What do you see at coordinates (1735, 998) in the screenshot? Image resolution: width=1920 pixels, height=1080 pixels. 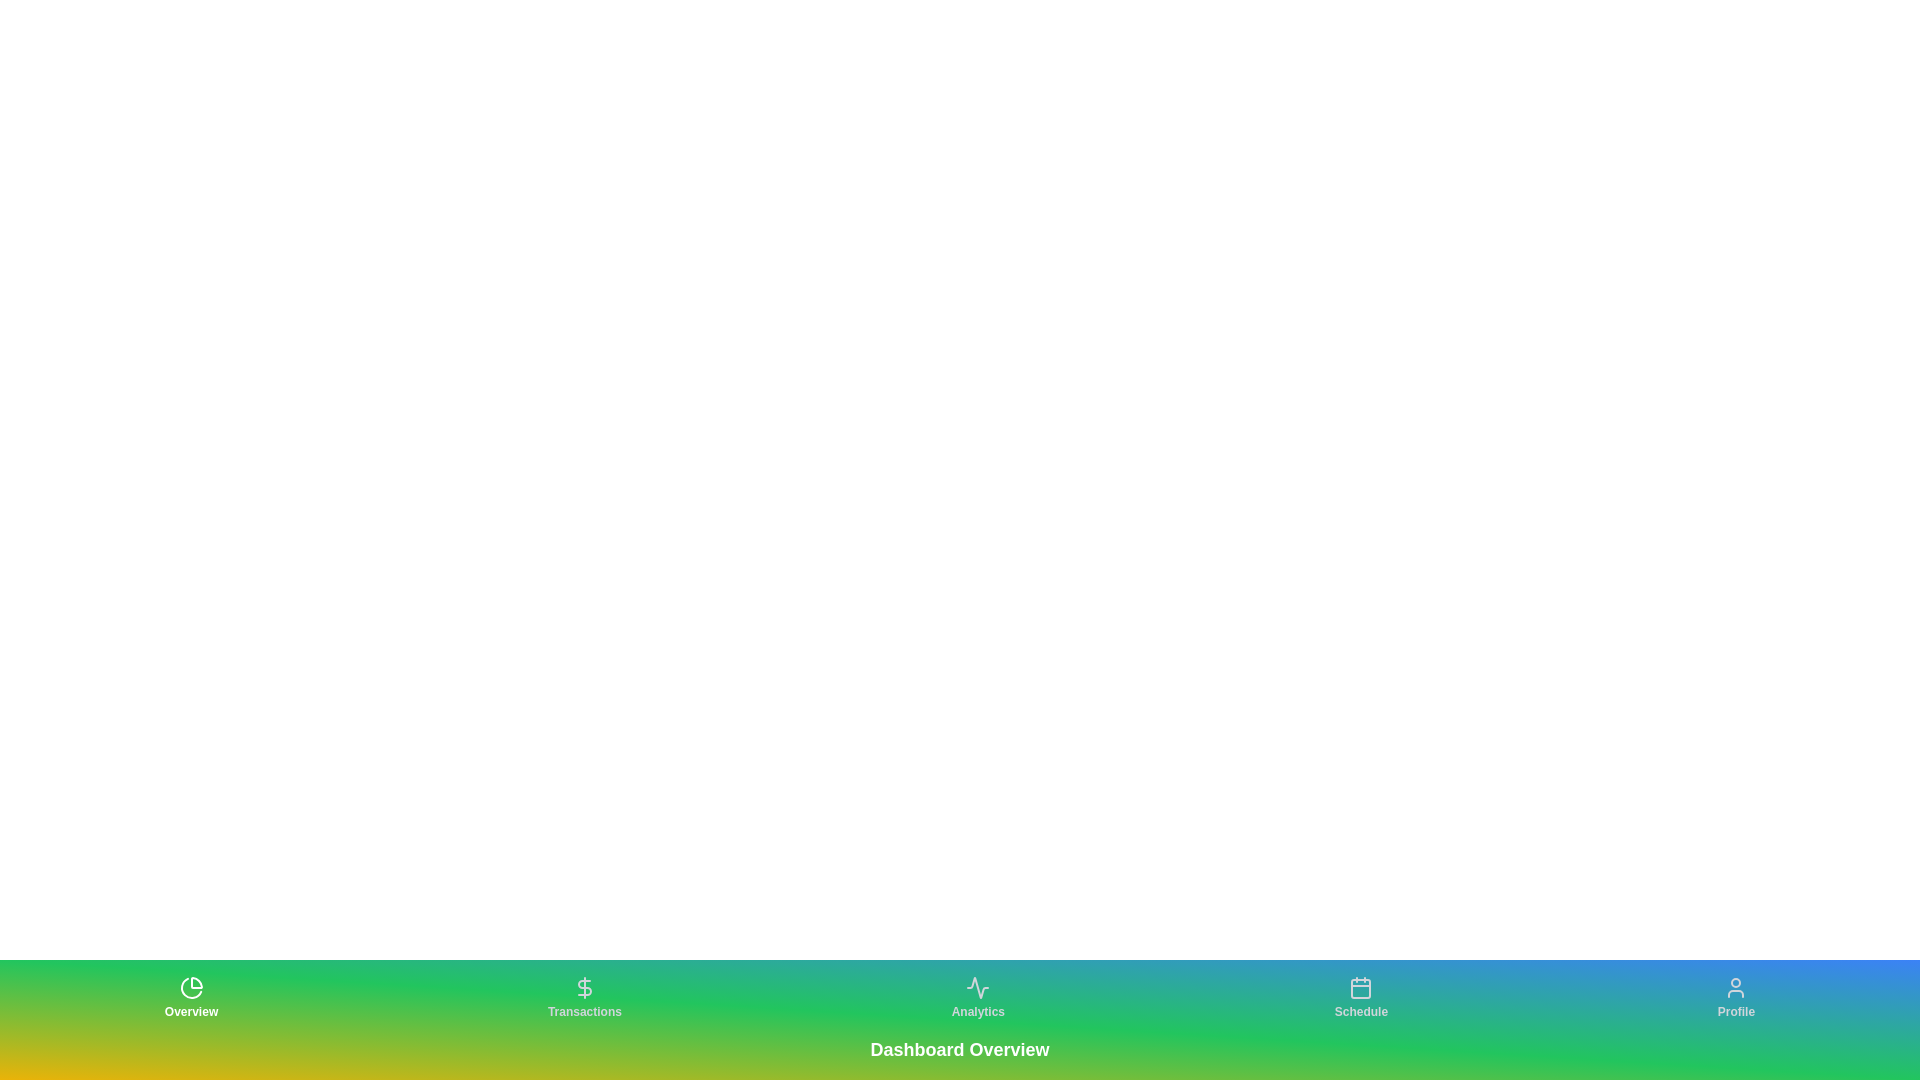 I see `the tab labeled Profile to observe its hover effect` at bounding box center [1735, 998].